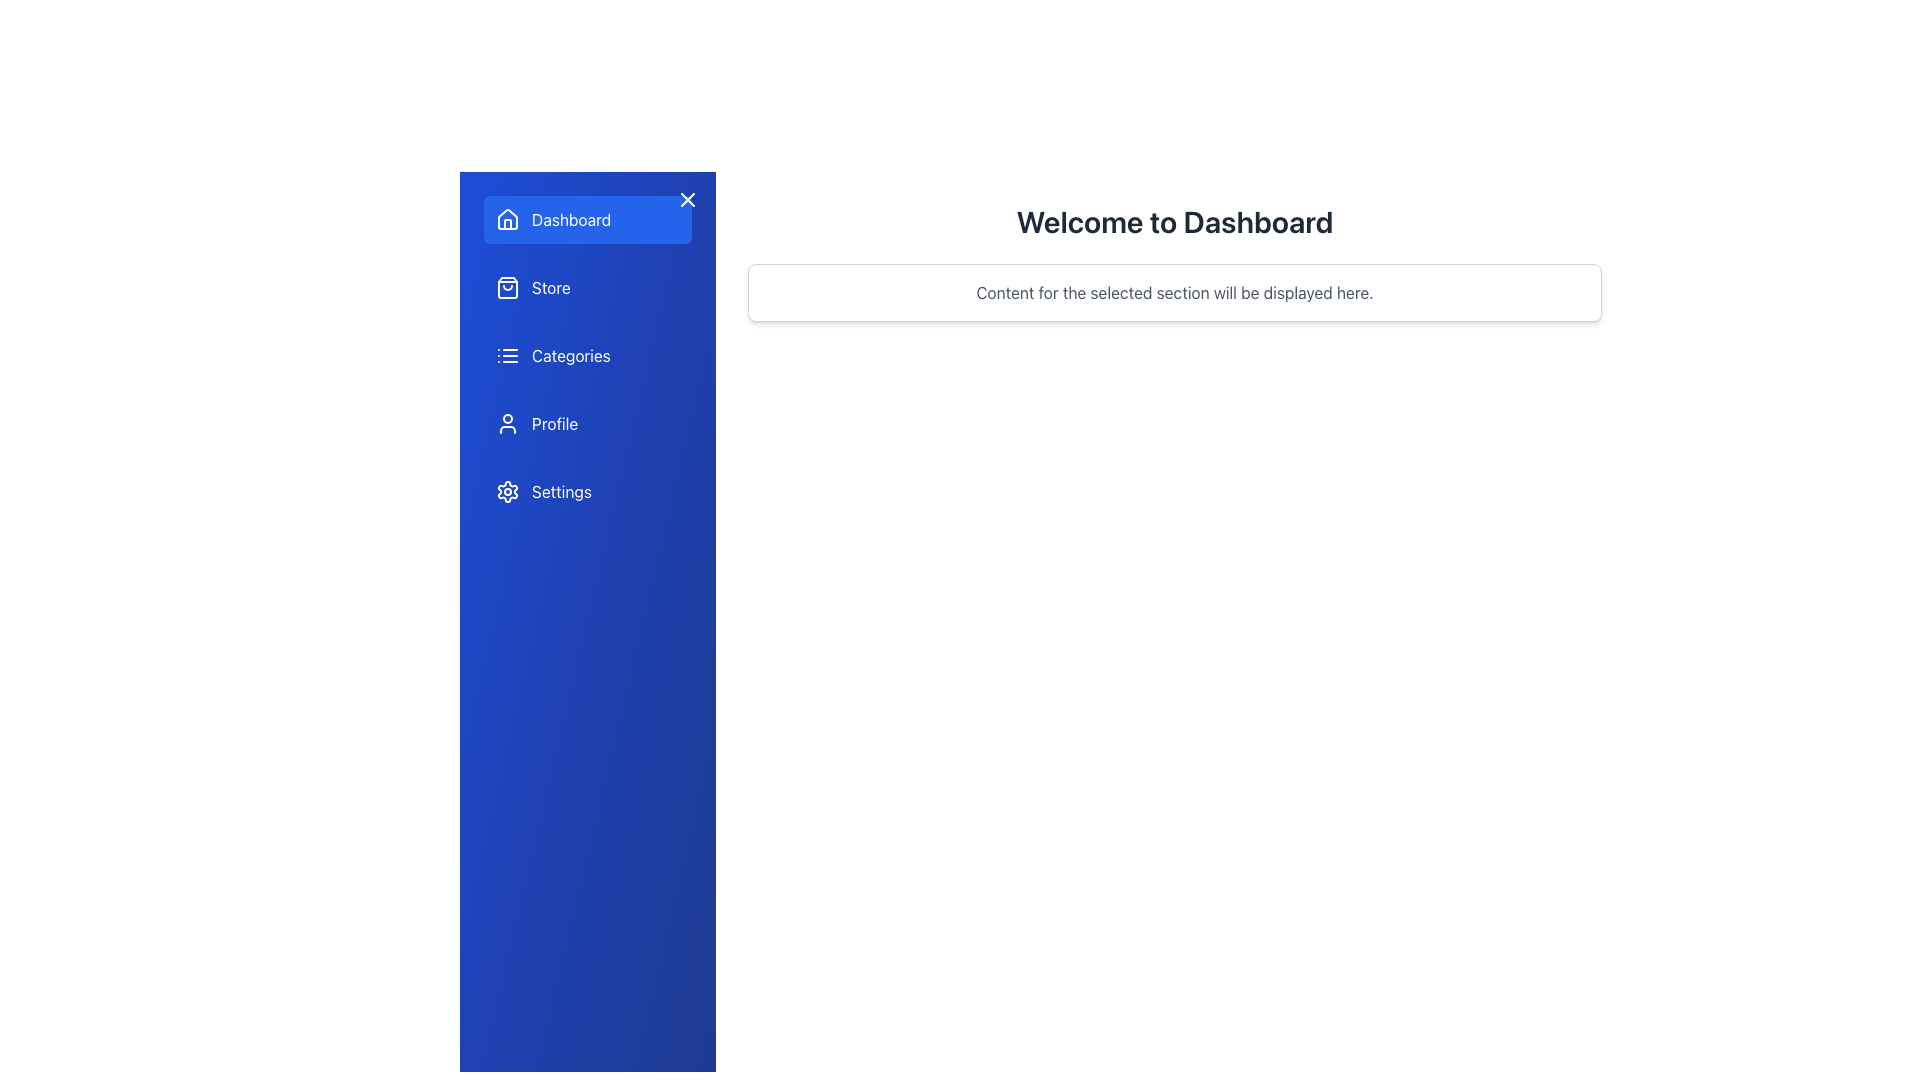 This screenshot has height=1080, width=1920. What do you see at coordinates (687, 200) in the screenshot?
I see `the Close Button Icon, which is a cross-shaped icon located at the top-right corner of the blue 'Dashboard' button in the sidebar menu` at bounding box center [687, 200].